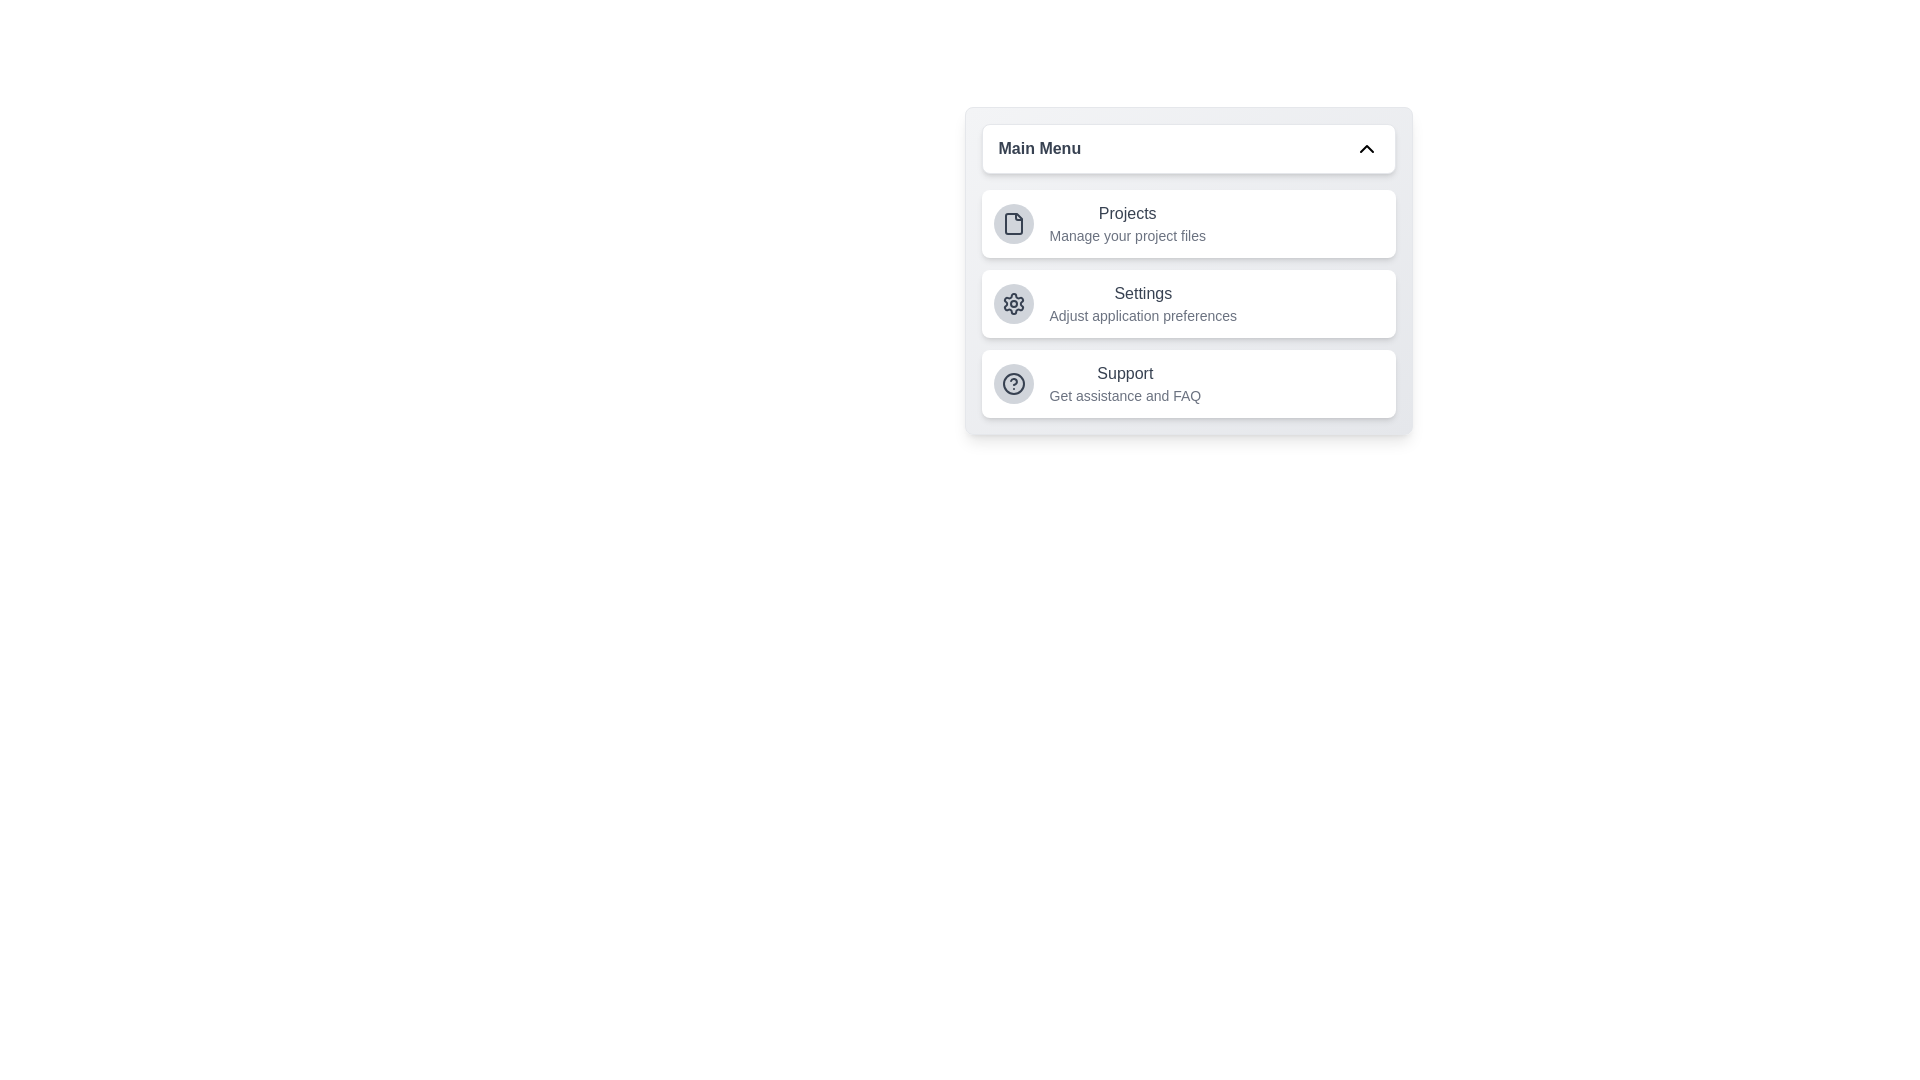 This screenshot has height=1080, width=1920. What do you see at coordinates (1188, 304) in the screenshot?
I see `the menu item corresponding to Settings` at bounding box center [1188, 304].